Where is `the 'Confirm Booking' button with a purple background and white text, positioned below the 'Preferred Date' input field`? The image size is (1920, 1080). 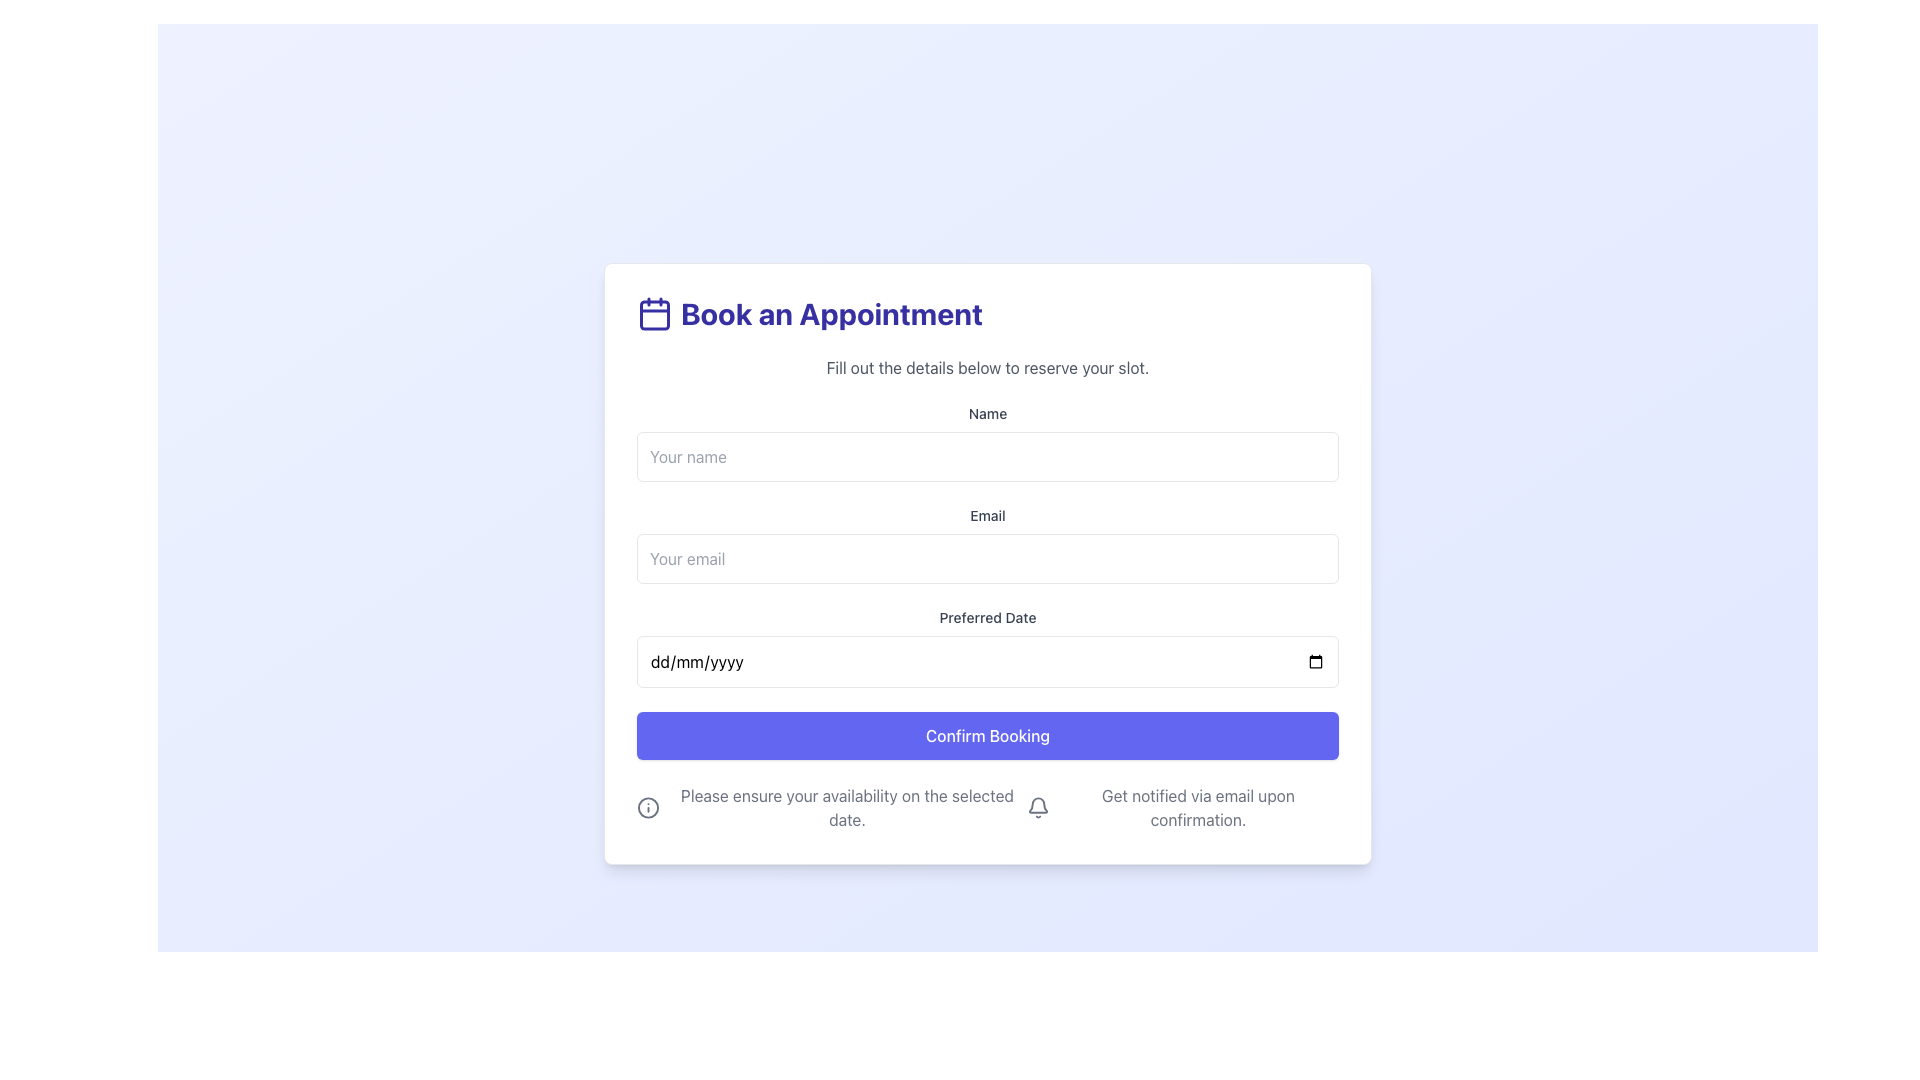 the 'Confirm Booking' button with a purple background and white text, positioned below the 'Preferred Date' input field is located at coordinates (988, 736).